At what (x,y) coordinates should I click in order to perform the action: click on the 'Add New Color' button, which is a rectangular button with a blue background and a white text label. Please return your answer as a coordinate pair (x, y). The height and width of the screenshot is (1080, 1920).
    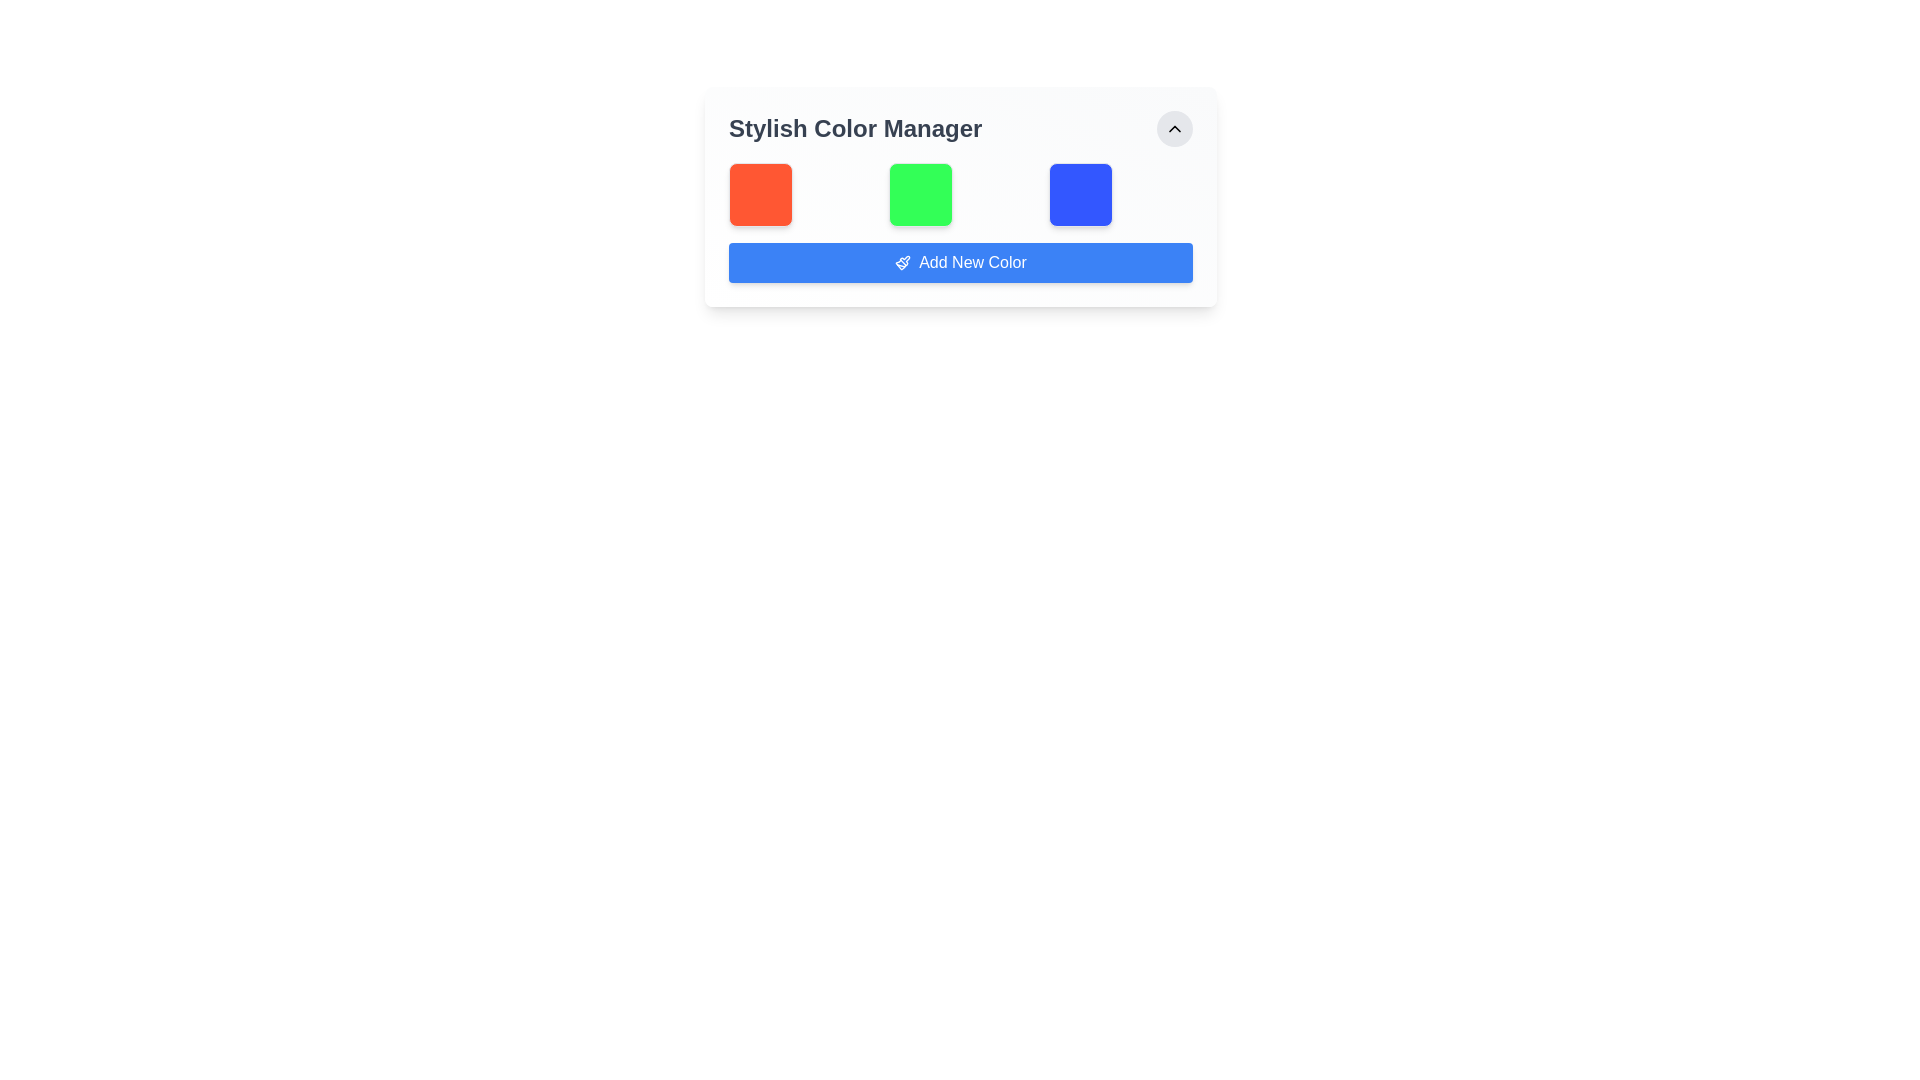
    Looking at the image, I should click on (960, 261).